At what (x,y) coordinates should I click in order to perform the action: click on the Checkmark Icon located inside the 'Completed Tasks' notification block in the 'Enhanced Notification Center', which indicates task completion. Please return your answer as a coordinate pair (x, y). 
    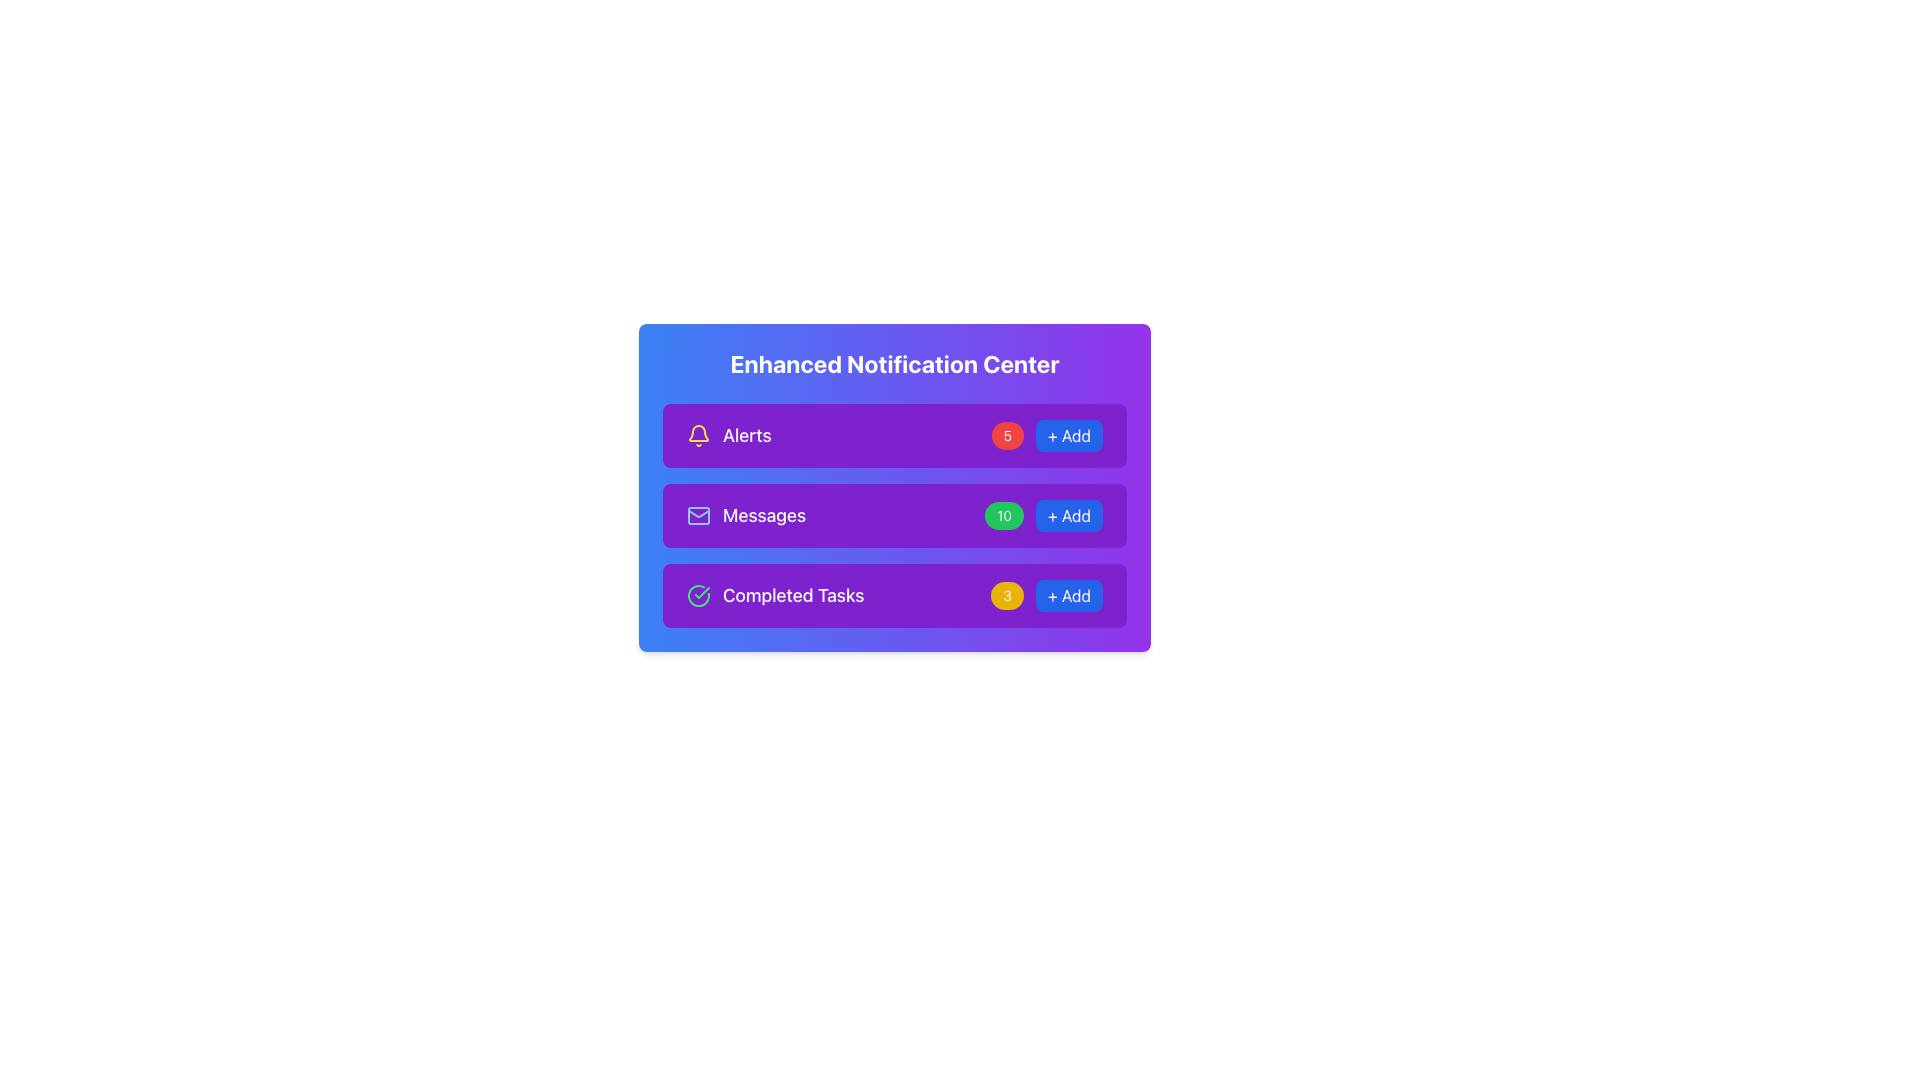
    Looking at the image, I should click on (702, 592).